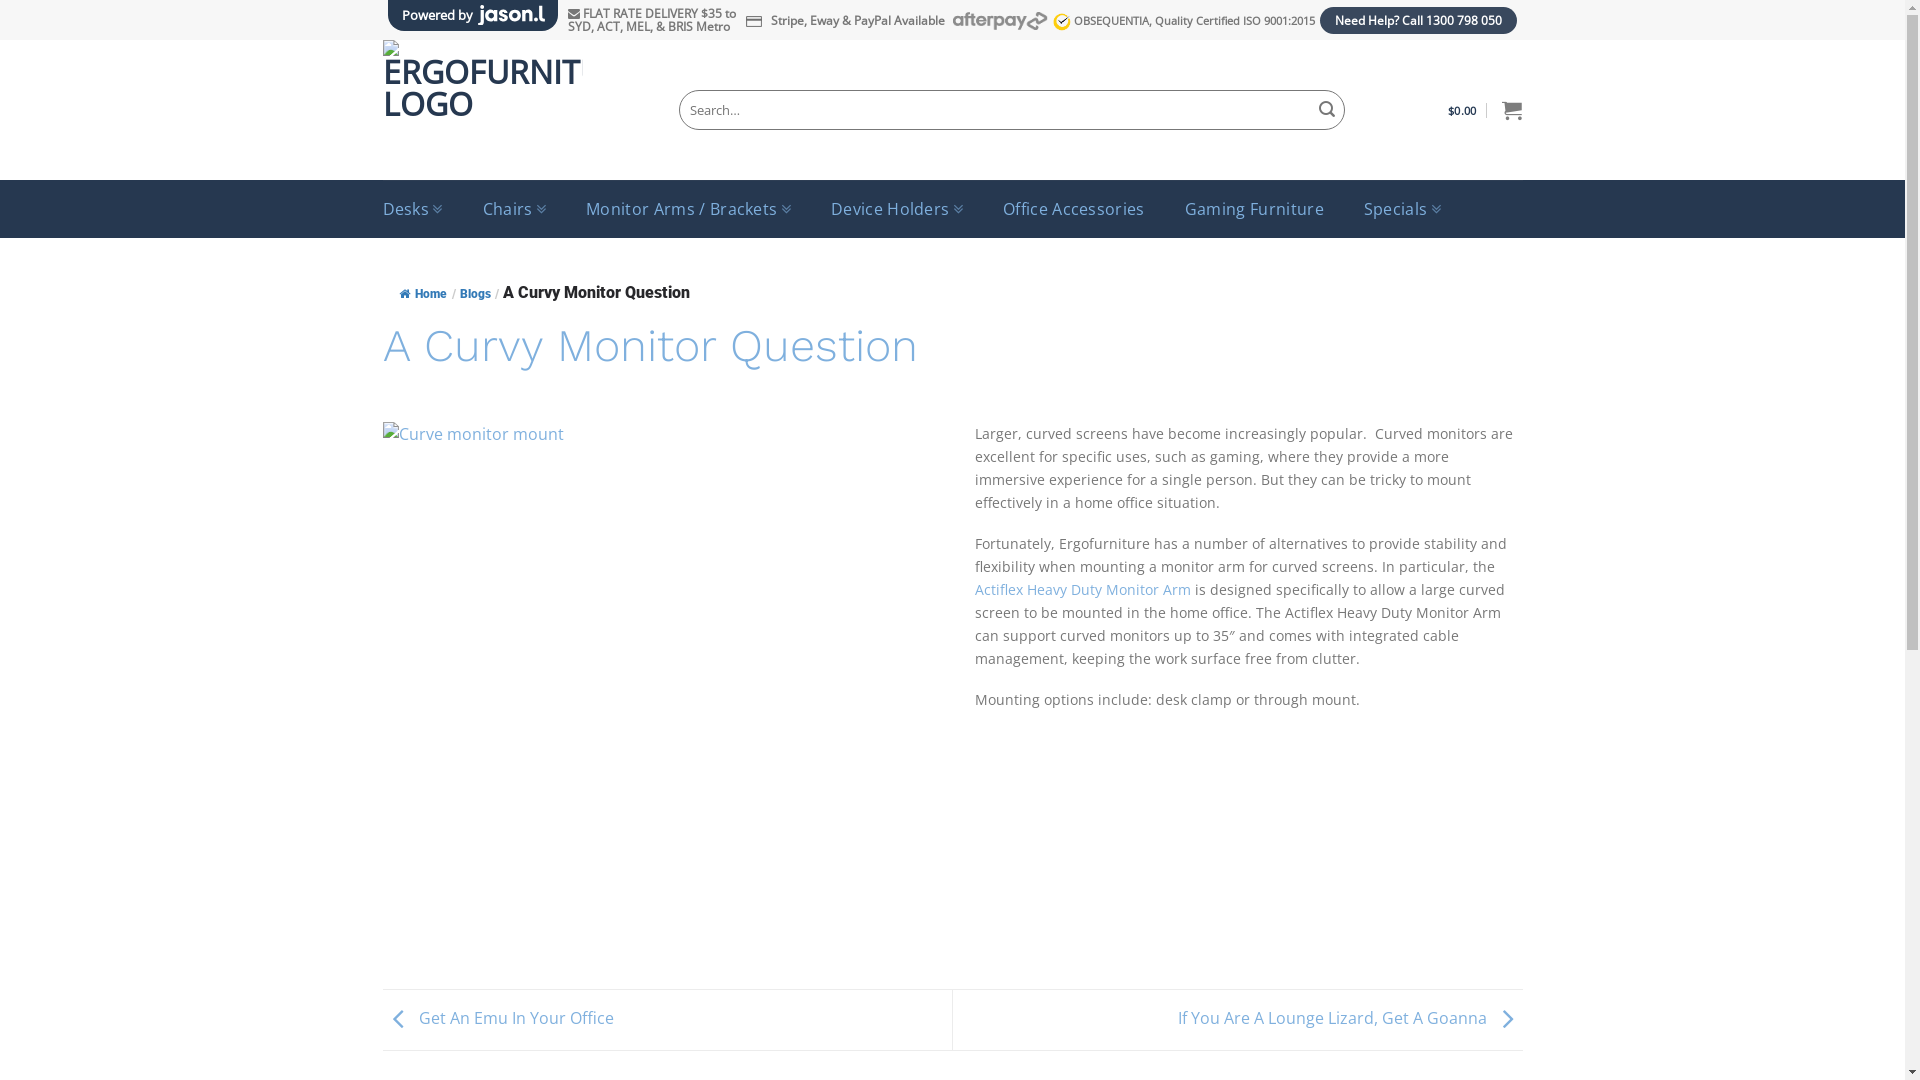  Describe the element at coordinates (1417, 19) in the screenshot. I see `'Need Help? Call 1300 798 050'` at that location.